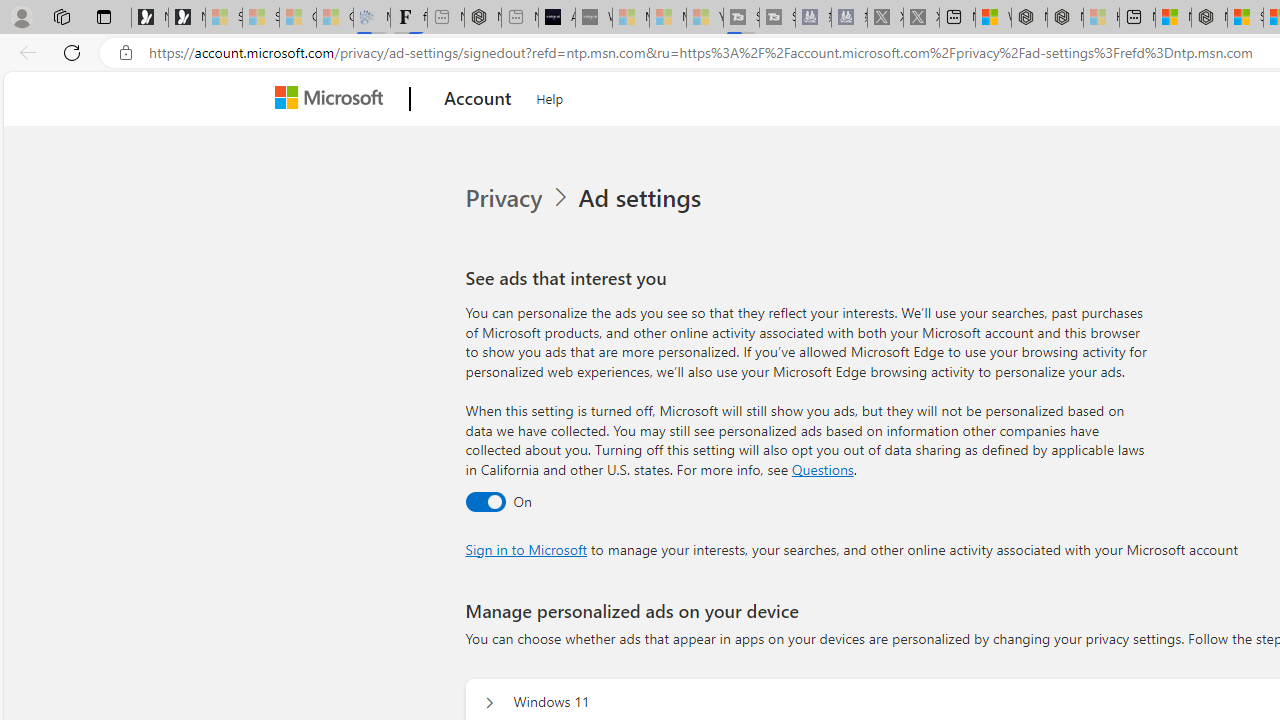 The width and height of the screenshot is (1280, 720). Describe the element at coordinates (333, 99) in the screenshot. I see `'Microsoft'` at that location.